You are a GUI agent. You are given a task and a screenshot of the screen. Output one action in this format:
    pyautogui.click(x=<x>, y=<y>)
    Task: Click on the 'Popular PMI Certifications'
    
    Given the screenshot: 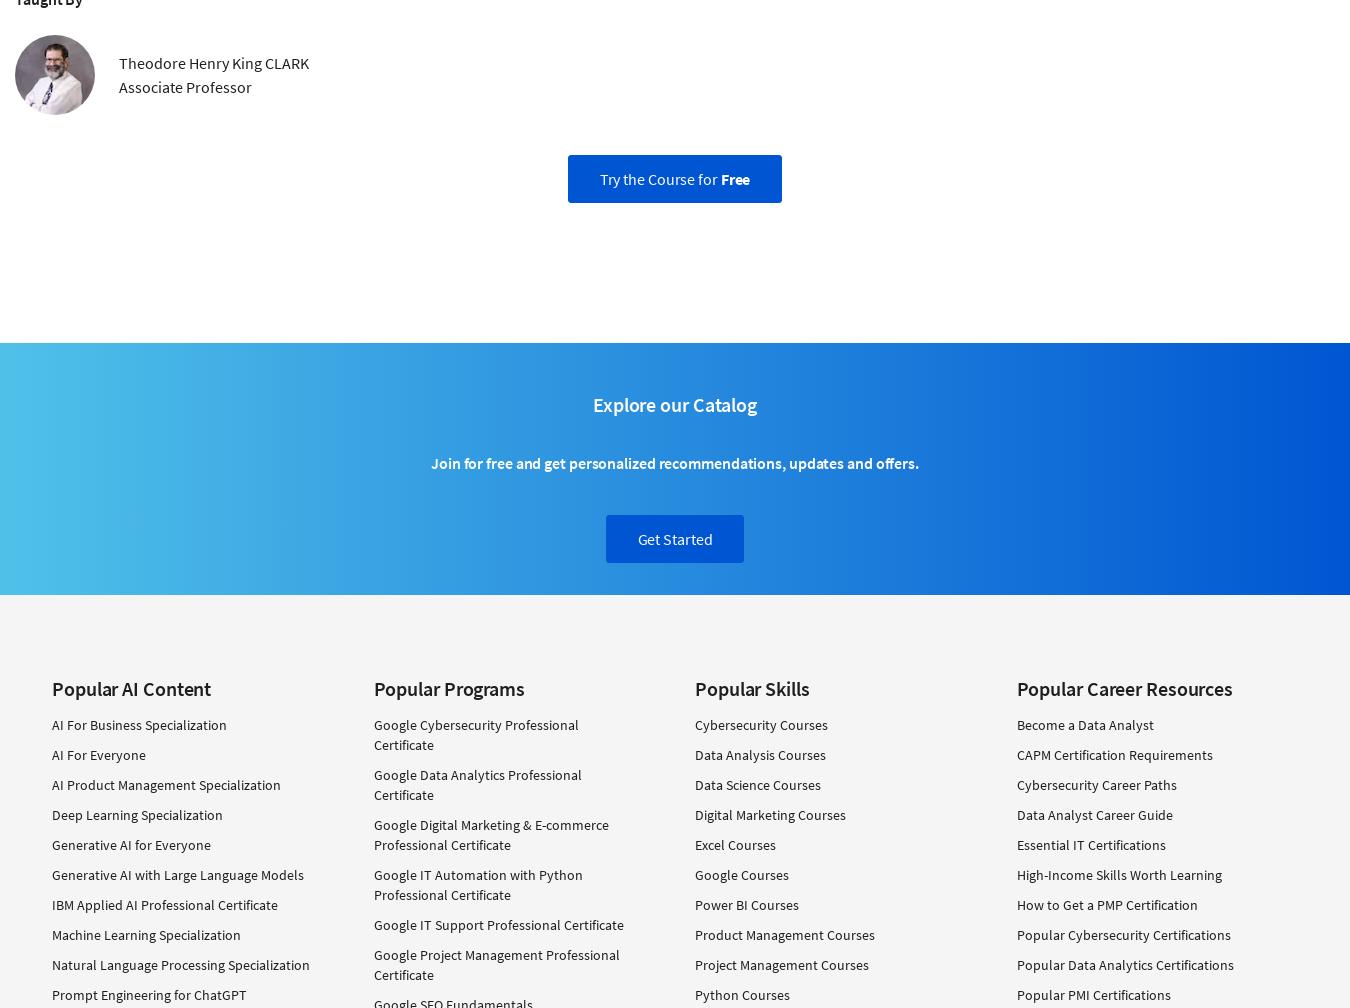 What is the action you would take?
    pyautogui.click(x=1092, y=993)
    